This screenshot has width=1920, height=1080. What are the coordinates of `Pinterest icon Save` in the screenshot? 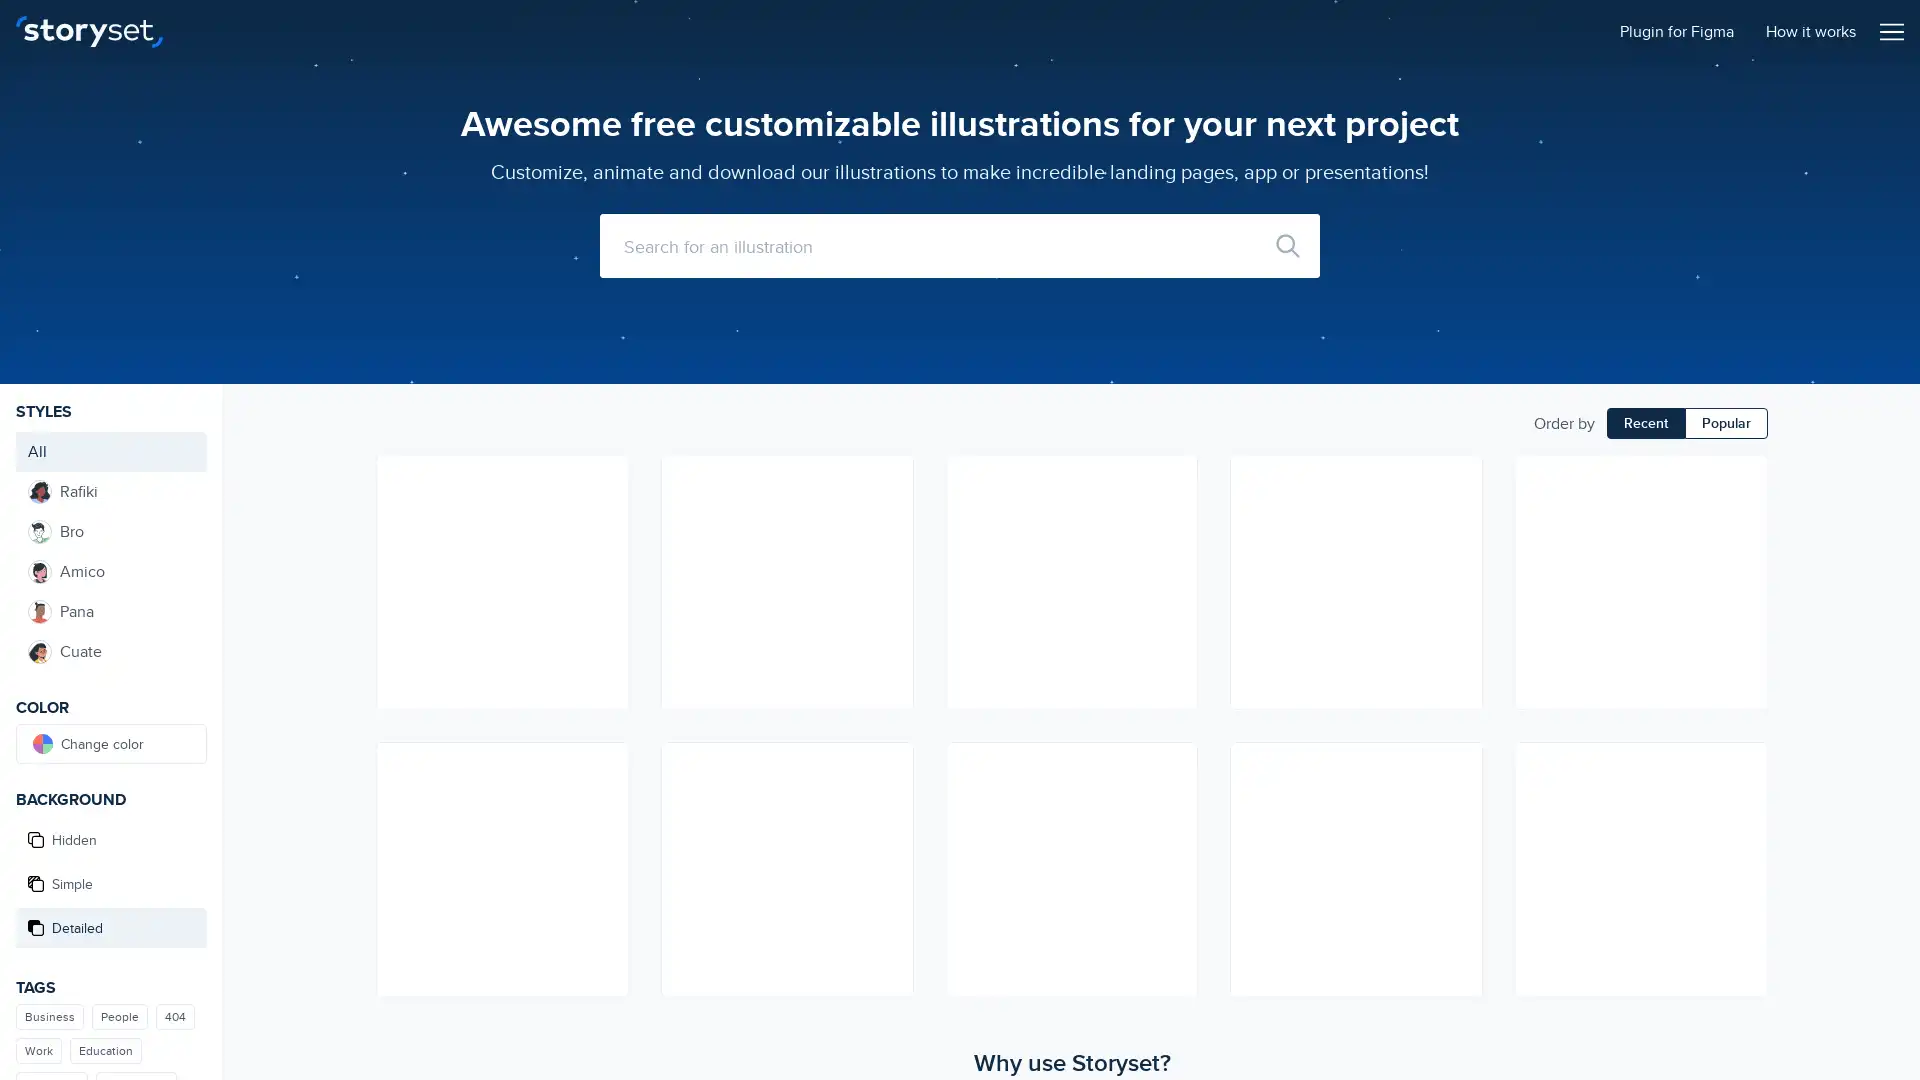 It's located at (887, 837).